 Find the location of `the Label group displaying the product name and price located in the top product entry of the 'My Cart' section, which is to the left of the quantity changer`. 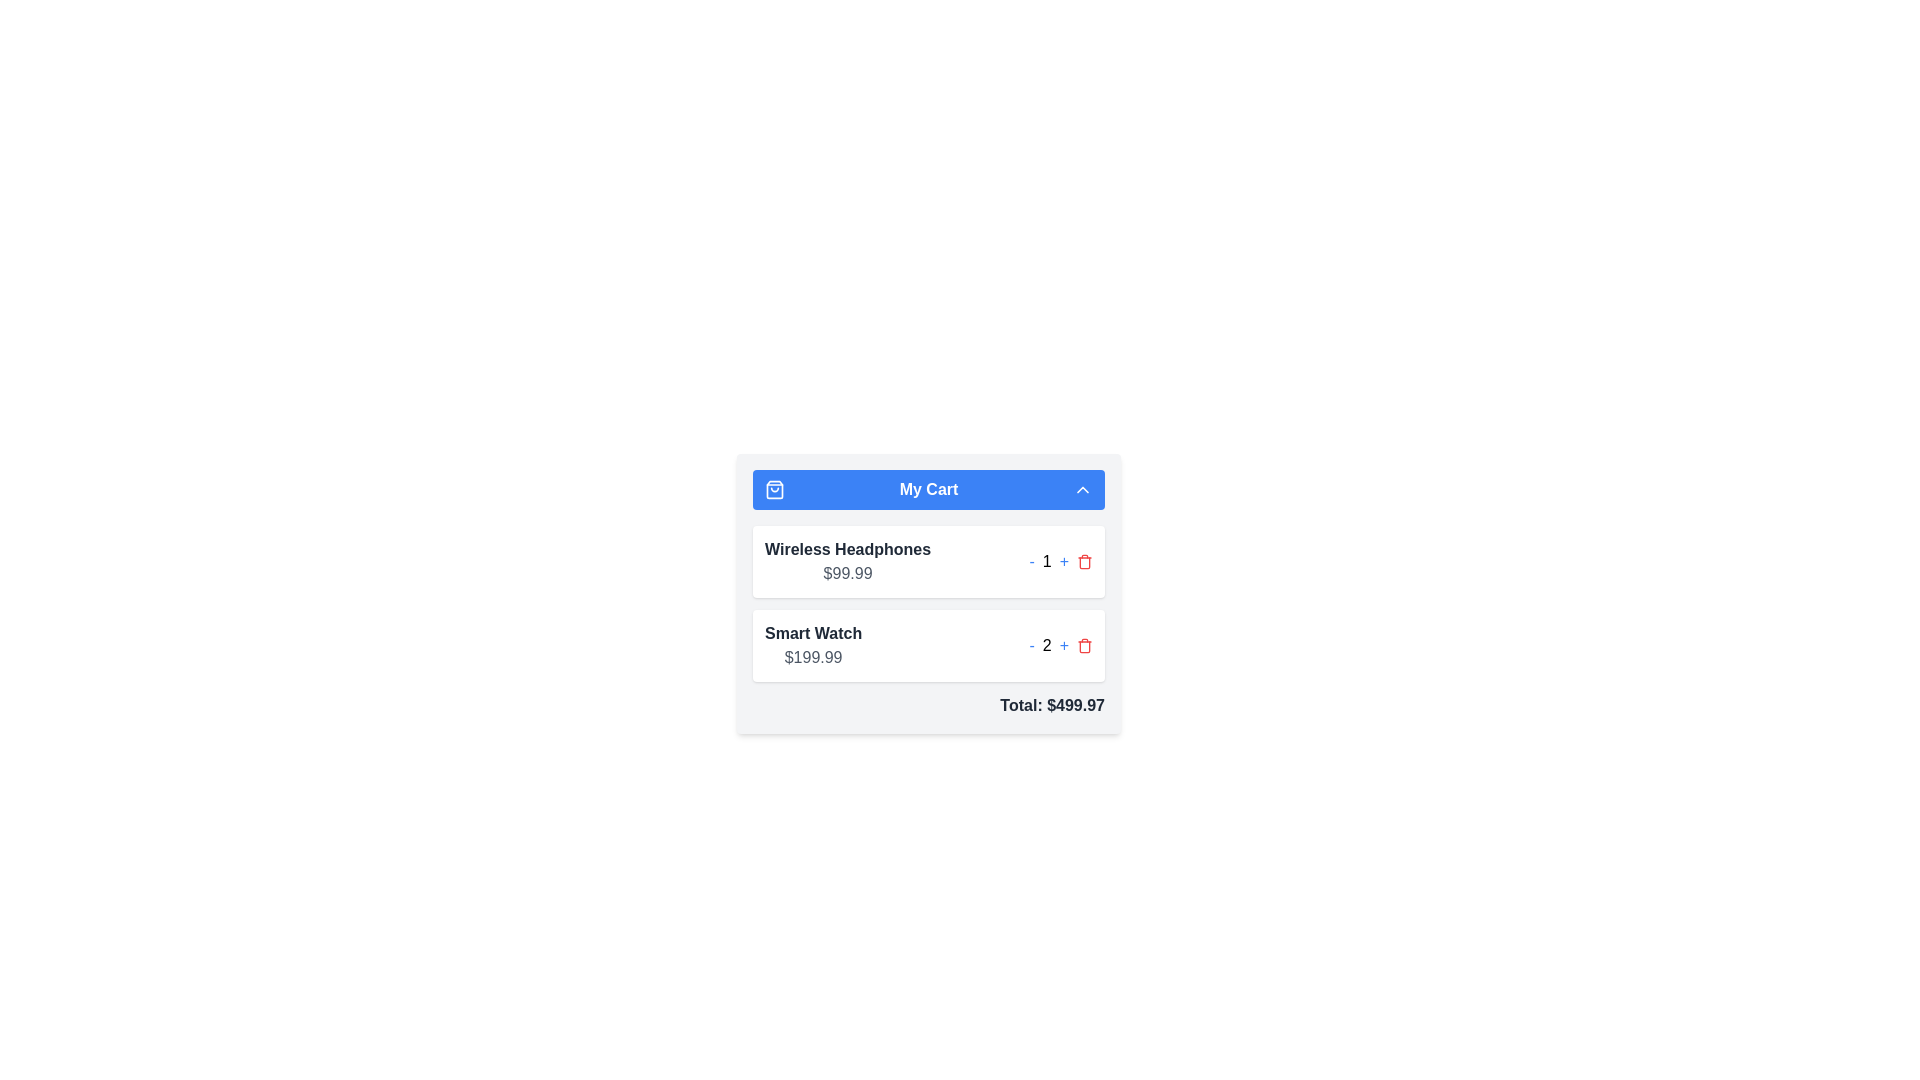

the Label group displaying the product name and price located in the top product entry of the 'My Cart' section, which is to the left of the quantity changer is located at coordinates (848, 562).